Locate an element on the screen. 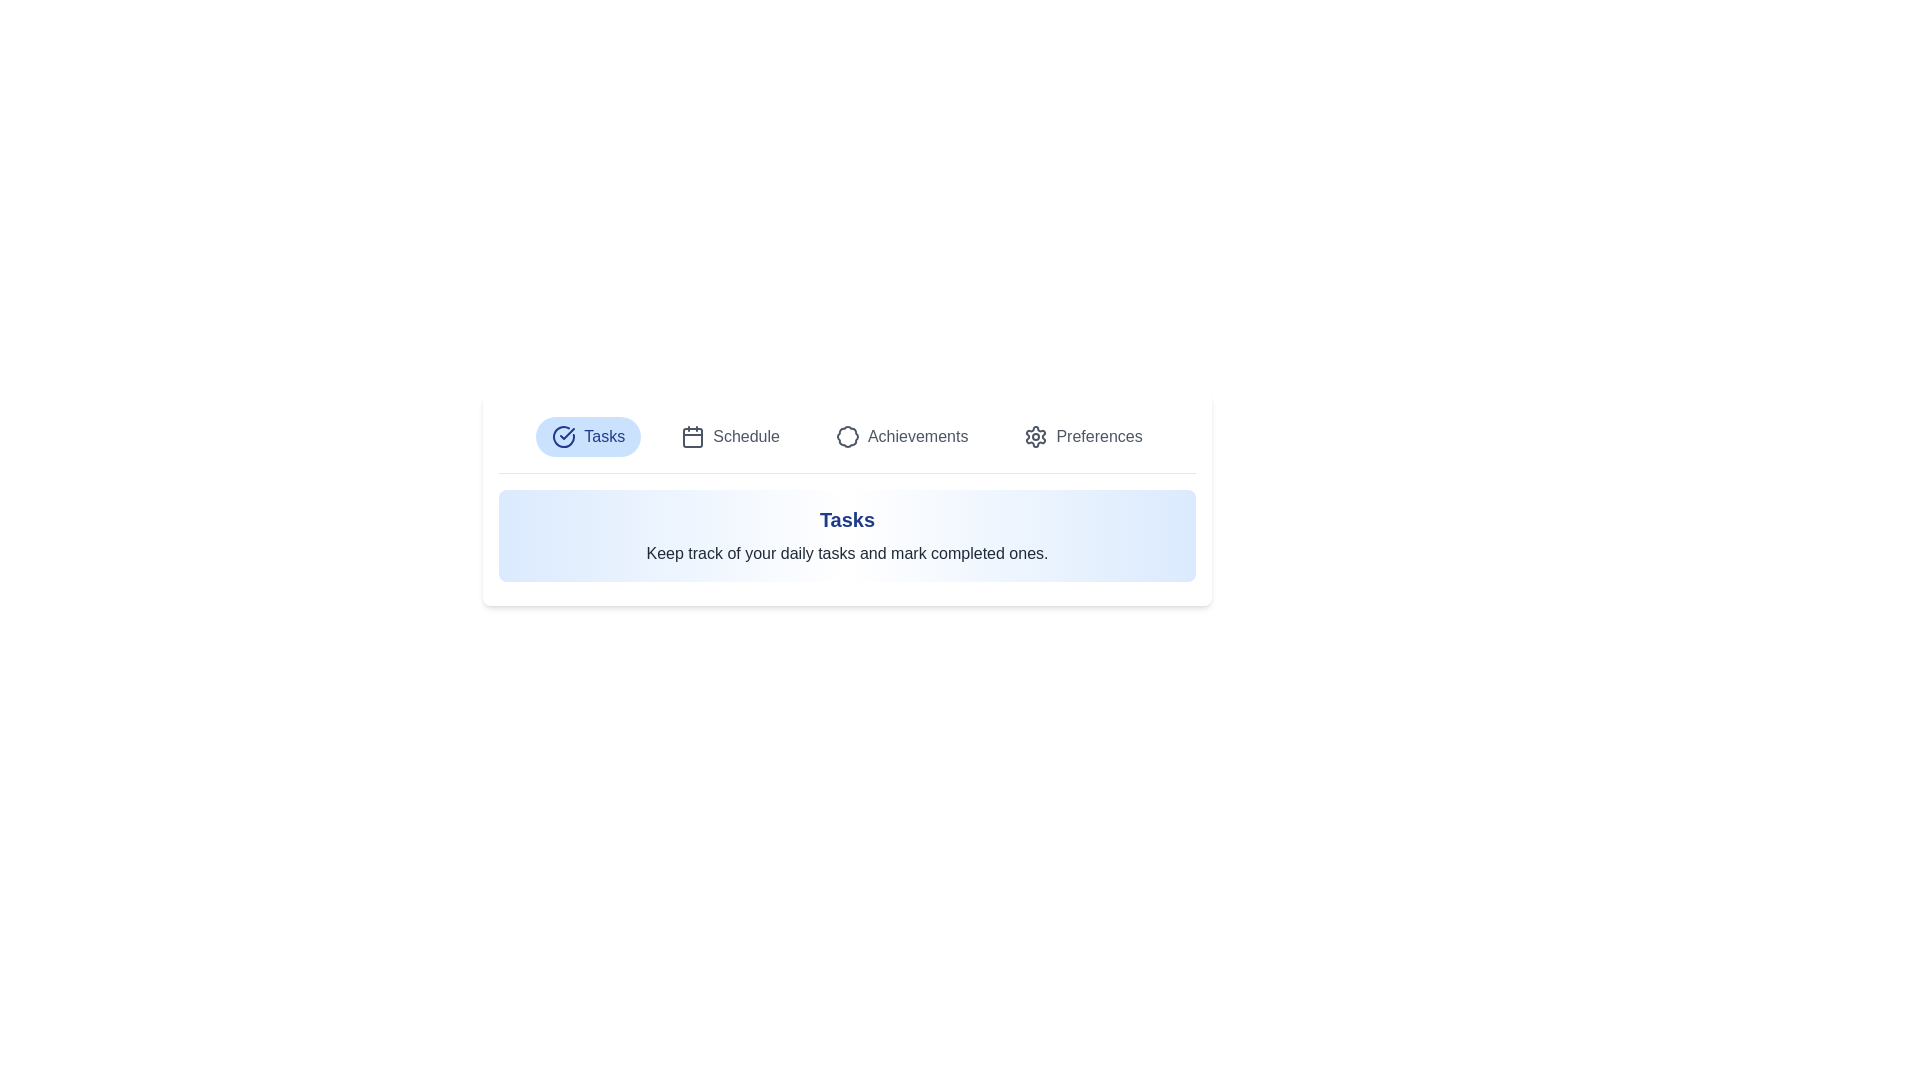 This screenshot has height=1080, width=1920. the 'Achievements' button in the navigation menu is located at coordinates (901, 435).